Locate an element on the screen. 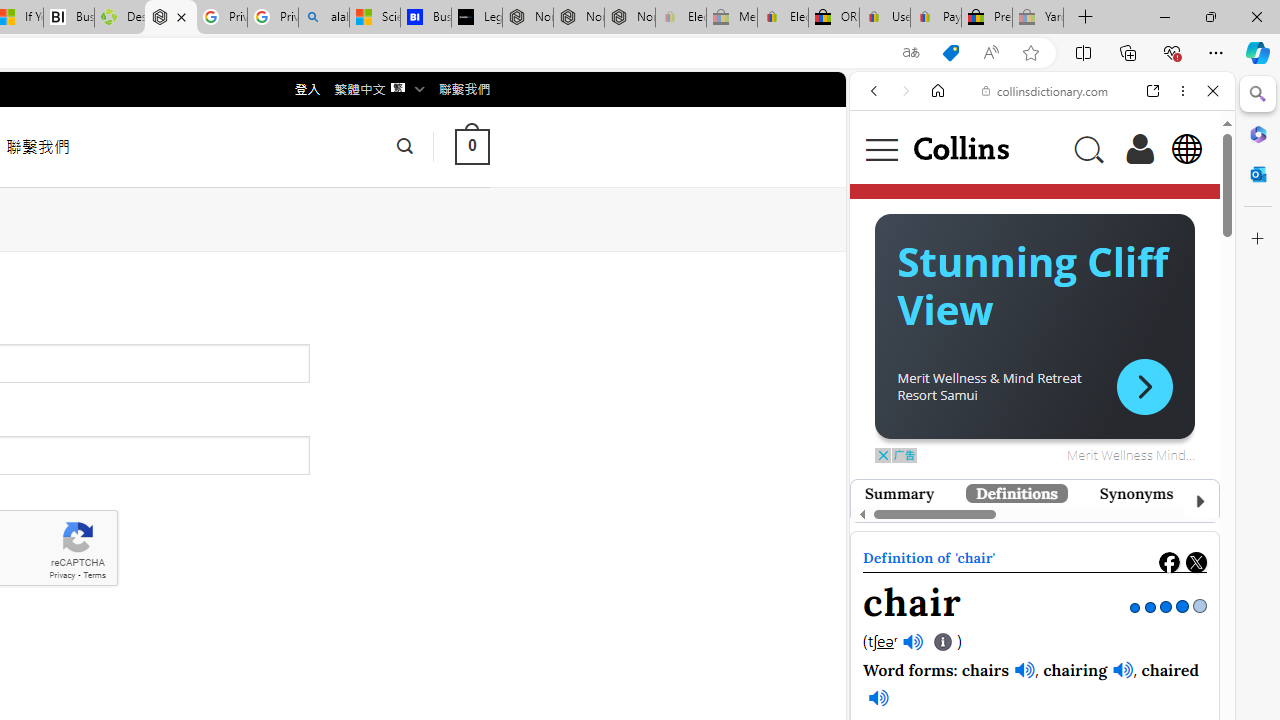 The height and width of the screenshot is (720, 1280). 'Nordace - My Account' is located at coordinates (170, 17).